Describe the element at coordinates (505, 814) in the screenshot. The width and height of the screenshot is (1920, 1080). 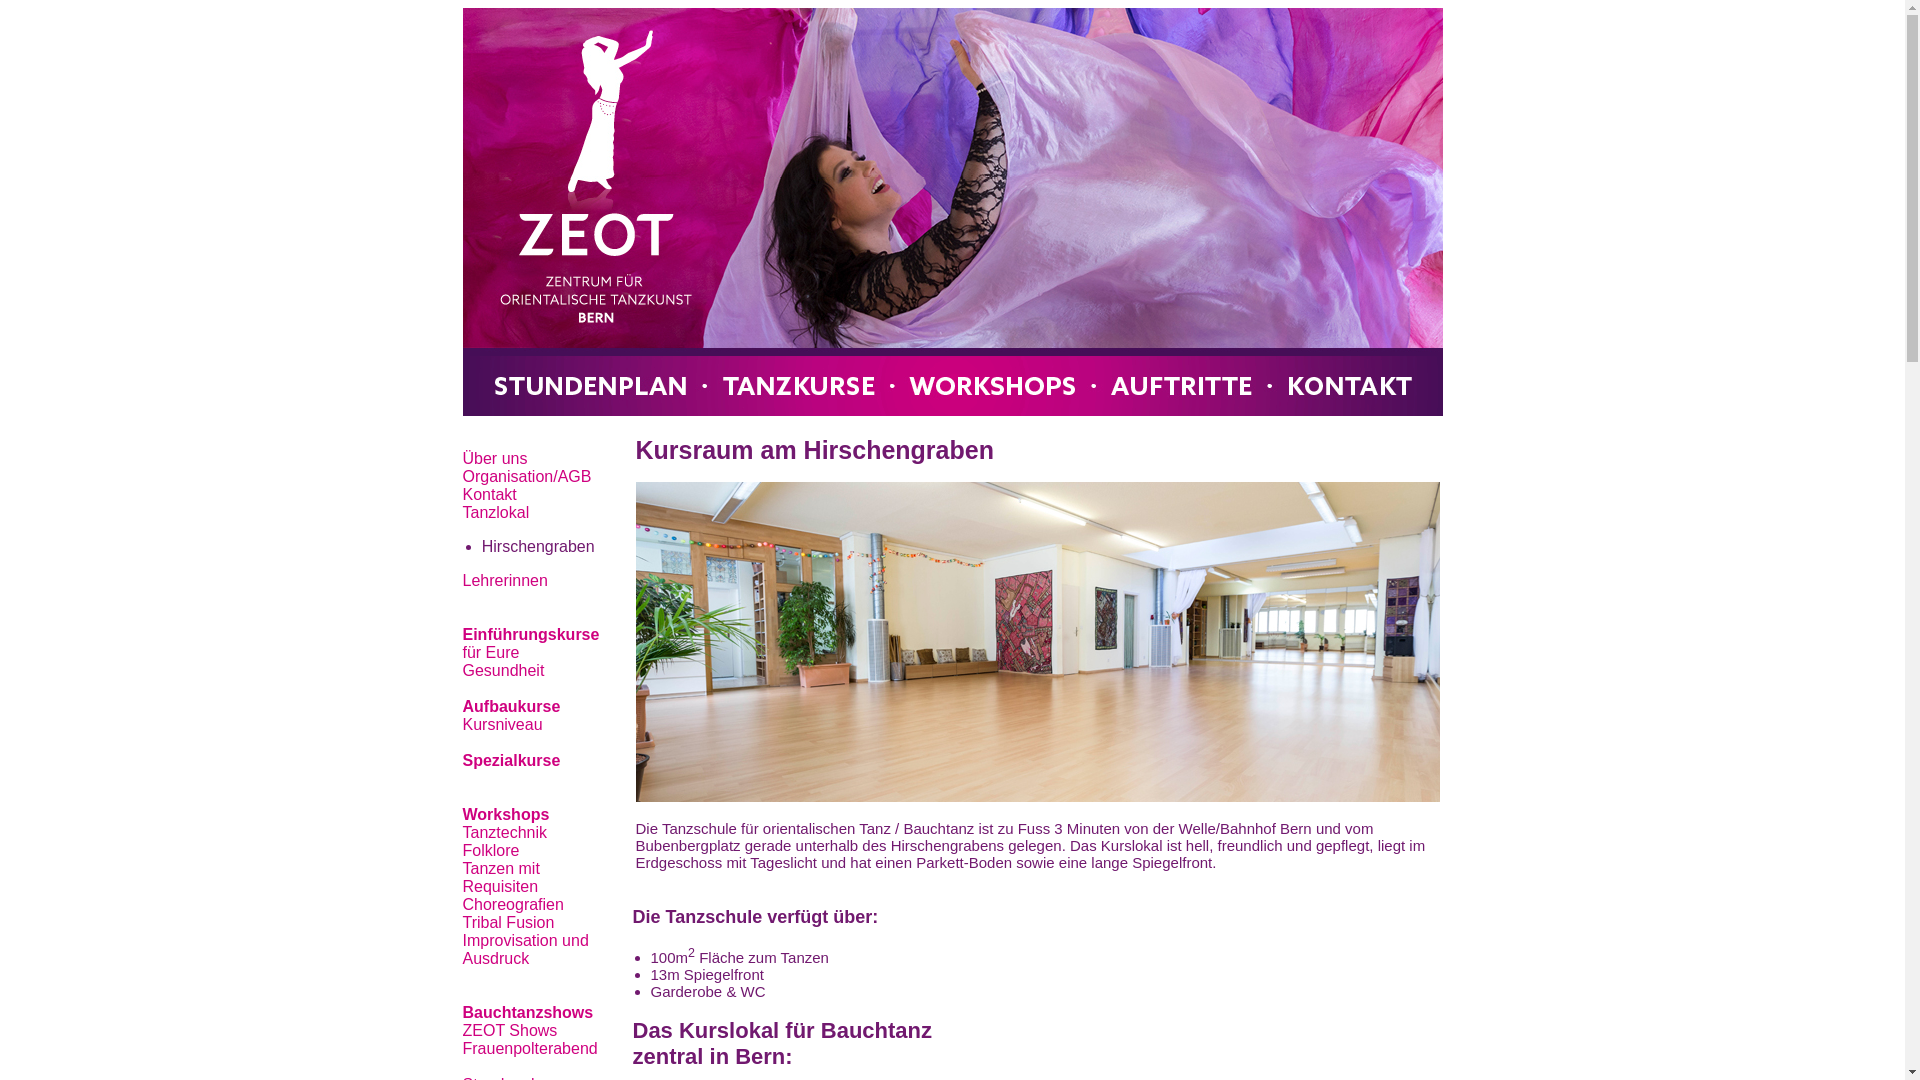
I see `'Workshops'` at that location.